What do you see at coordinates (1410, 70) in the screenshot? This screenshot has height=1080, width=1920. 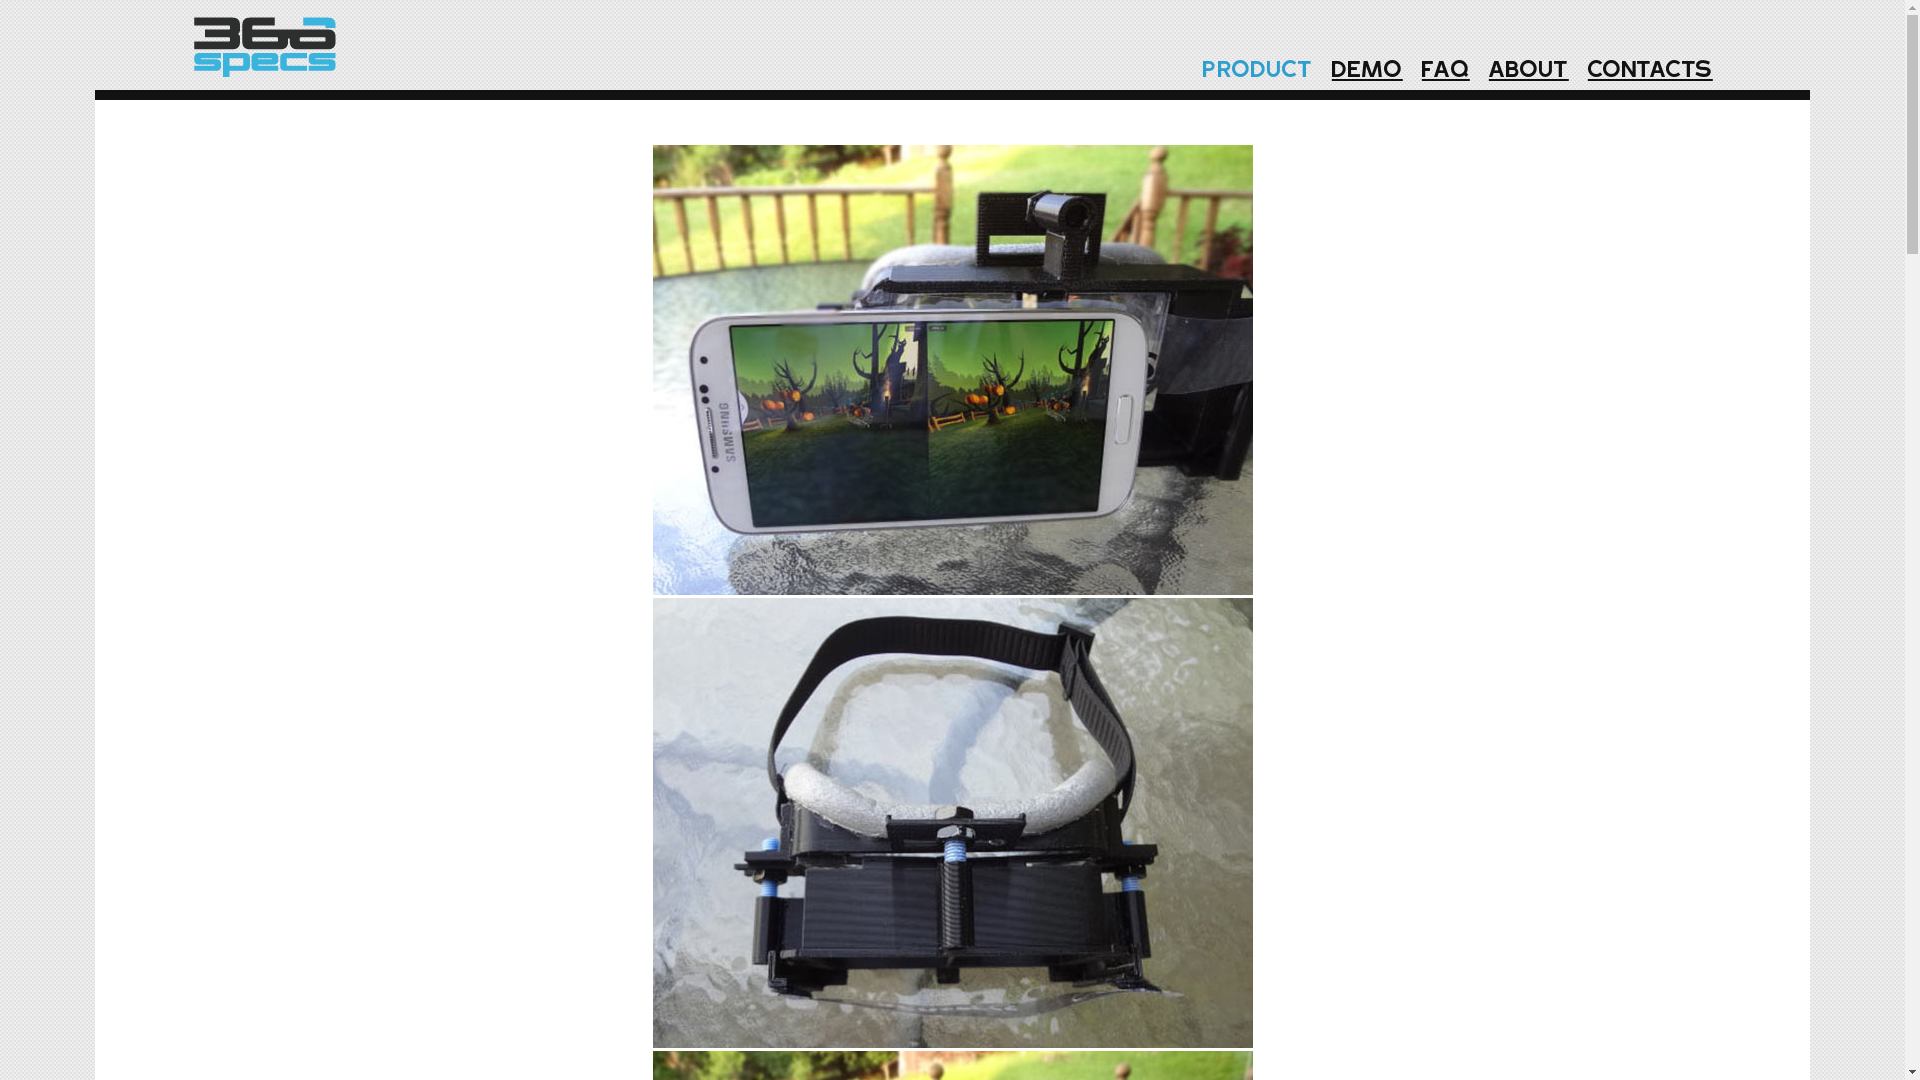 I see `'FAQ'` at bounding box center [1410, 70].